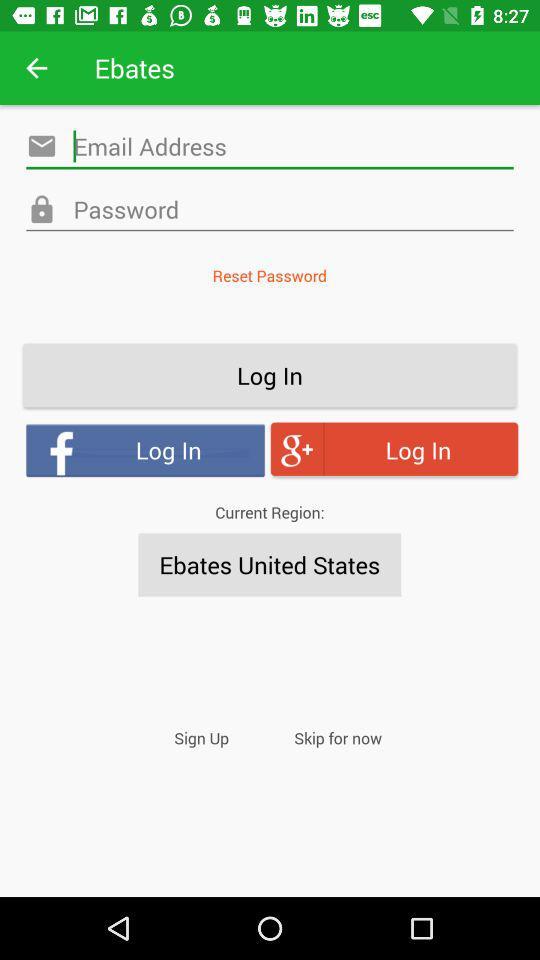 Image resolution: width=540 pixels, height=960 pixels. I want to click on the item below the ebates united states icon, so click(201, 737).